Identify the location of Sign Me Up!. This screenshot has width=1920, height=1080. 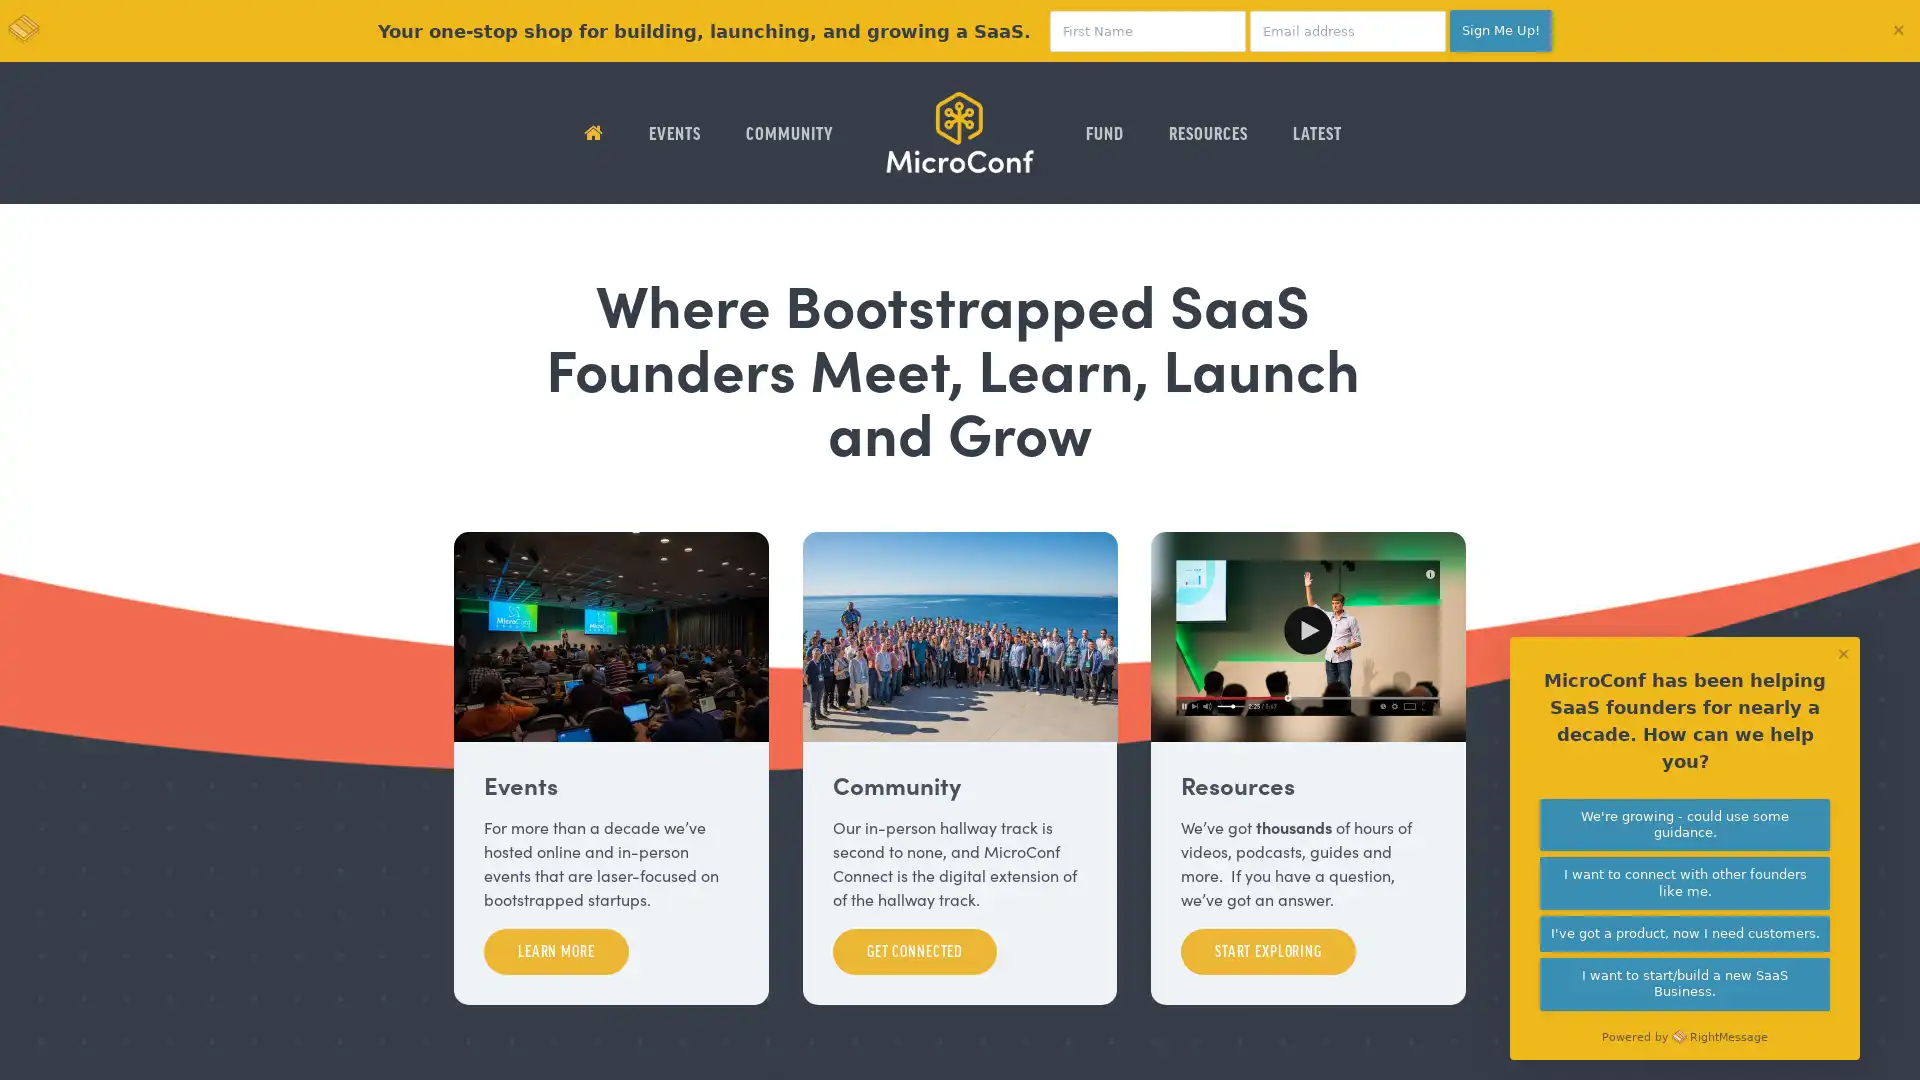
(1501, 30).